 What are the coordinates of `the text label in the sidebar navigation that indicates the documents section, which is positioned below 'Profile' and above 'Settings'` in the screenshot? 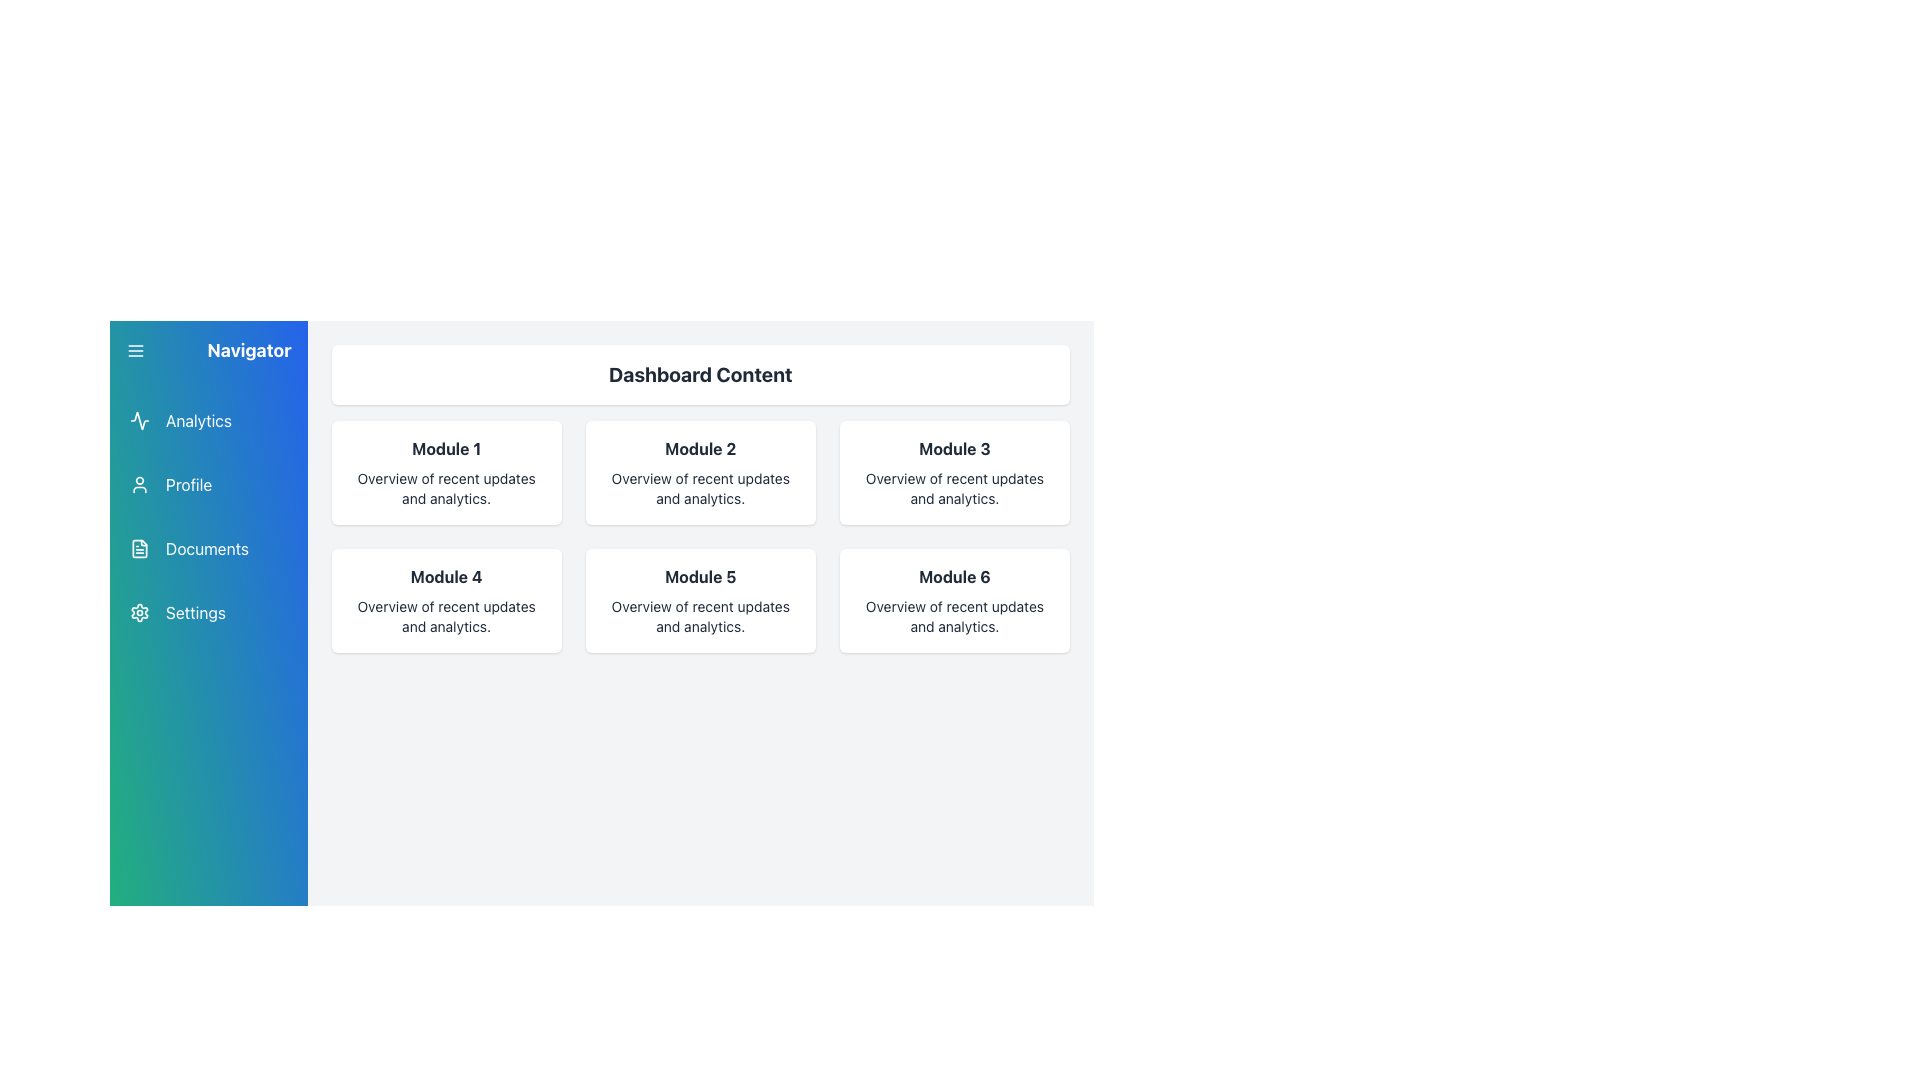 It's located at (207, 548).